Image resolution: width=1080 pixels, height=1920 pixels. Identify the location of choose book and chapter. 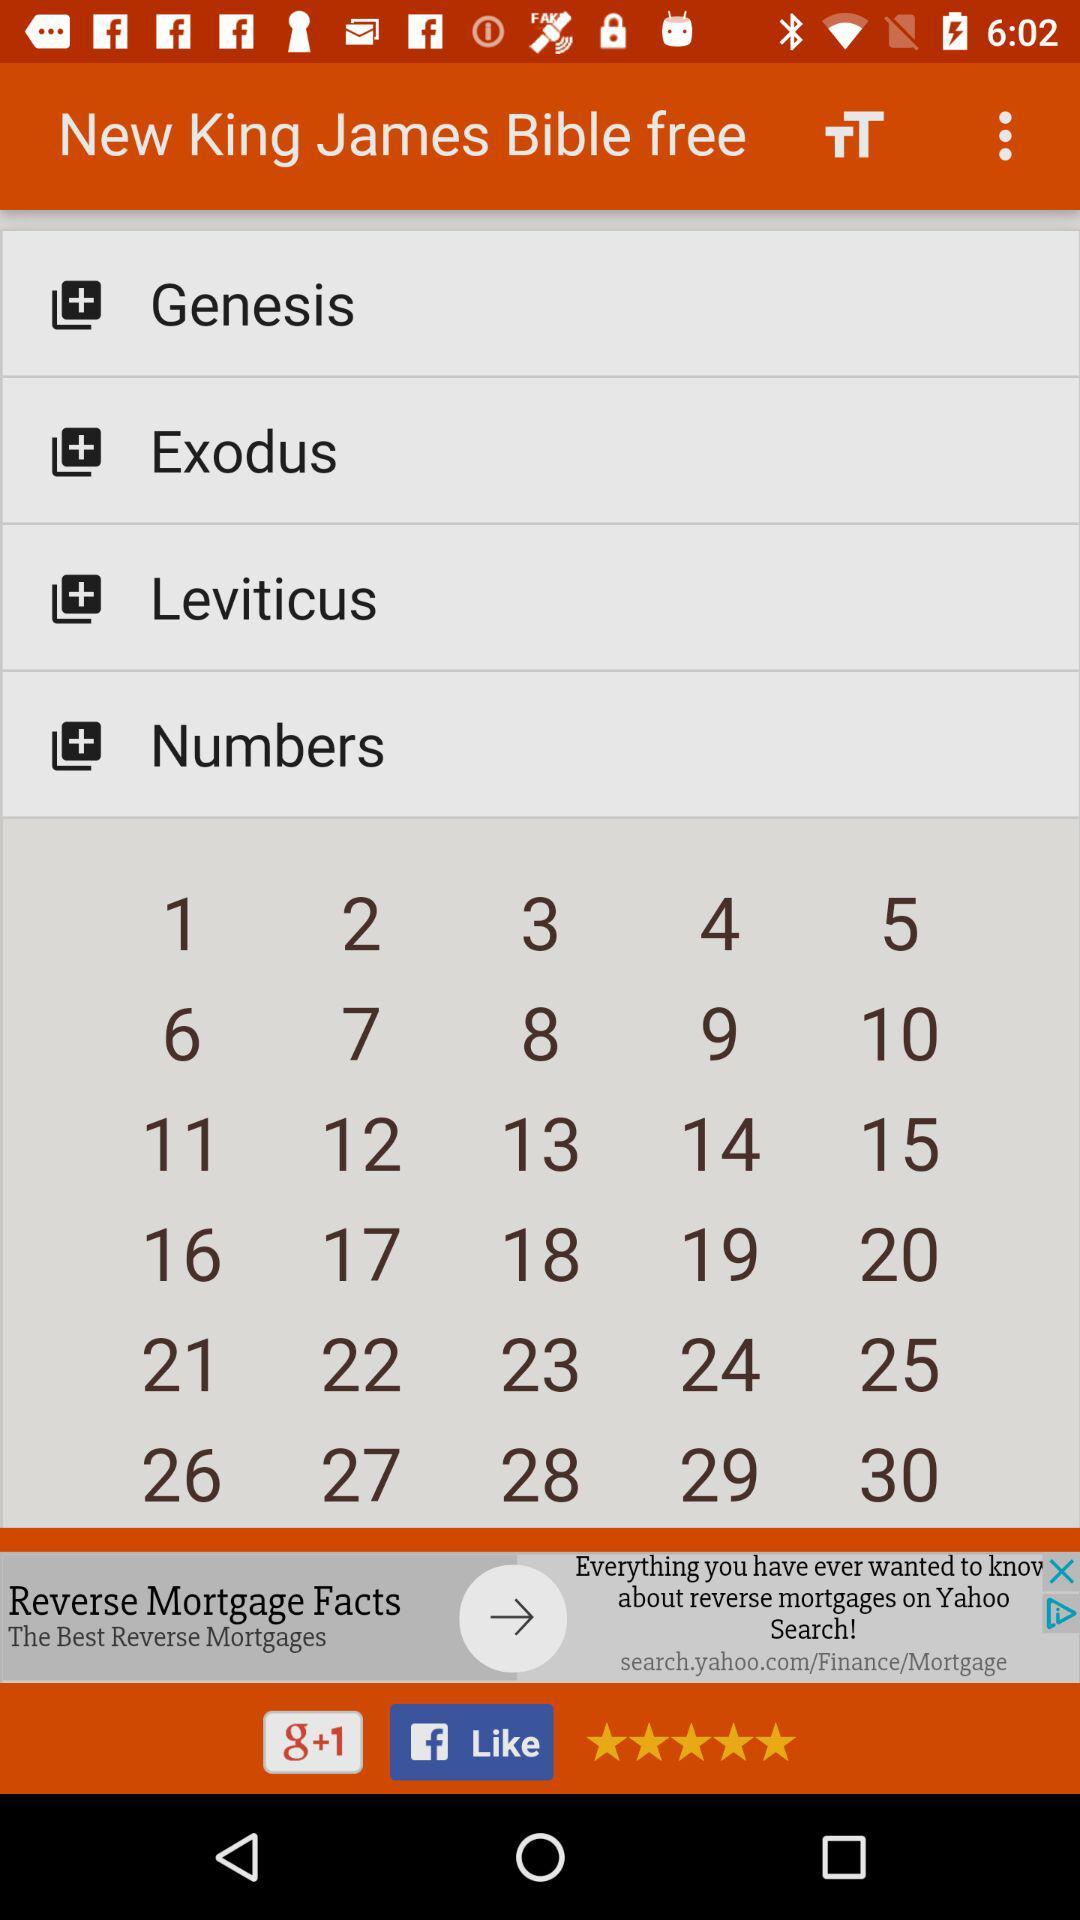
(540, 803).